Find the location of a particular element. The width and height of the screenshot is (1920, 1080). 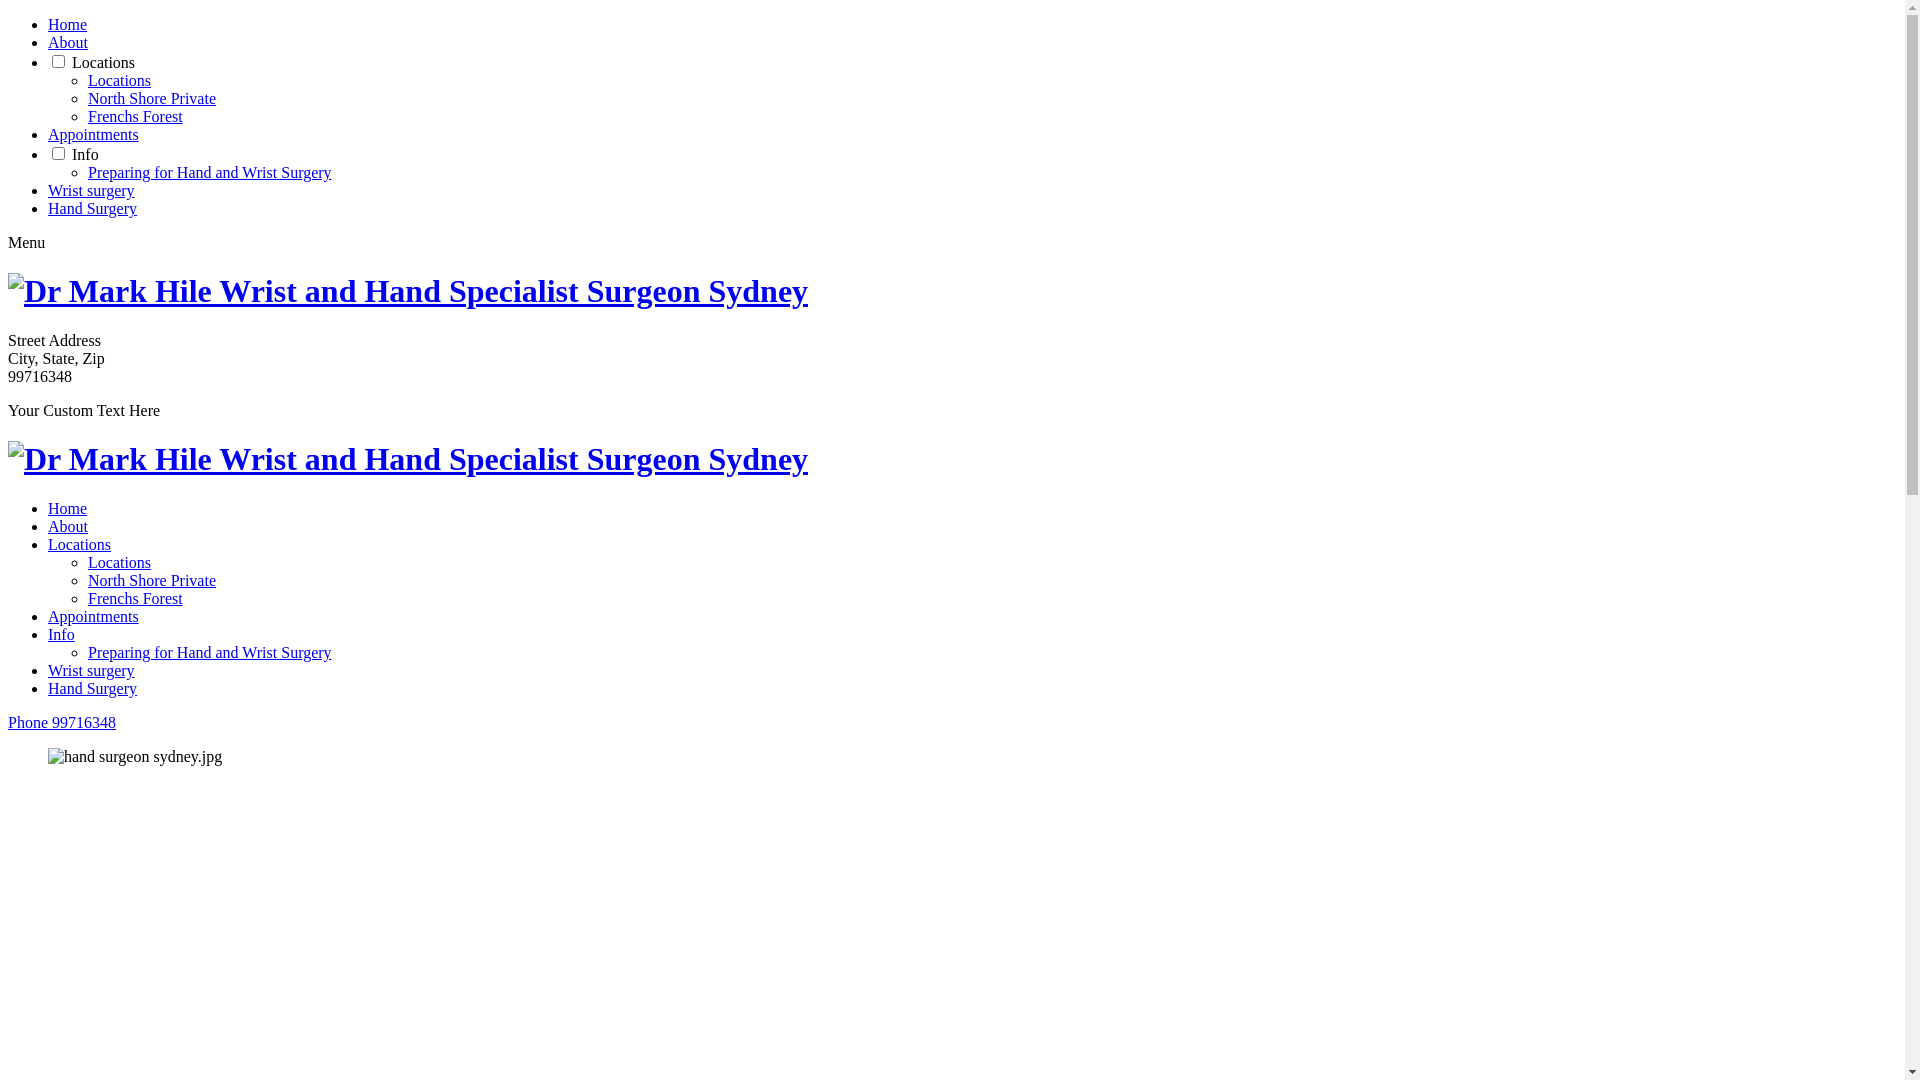

'North Shore Private' is located at coordinates (151, 580).